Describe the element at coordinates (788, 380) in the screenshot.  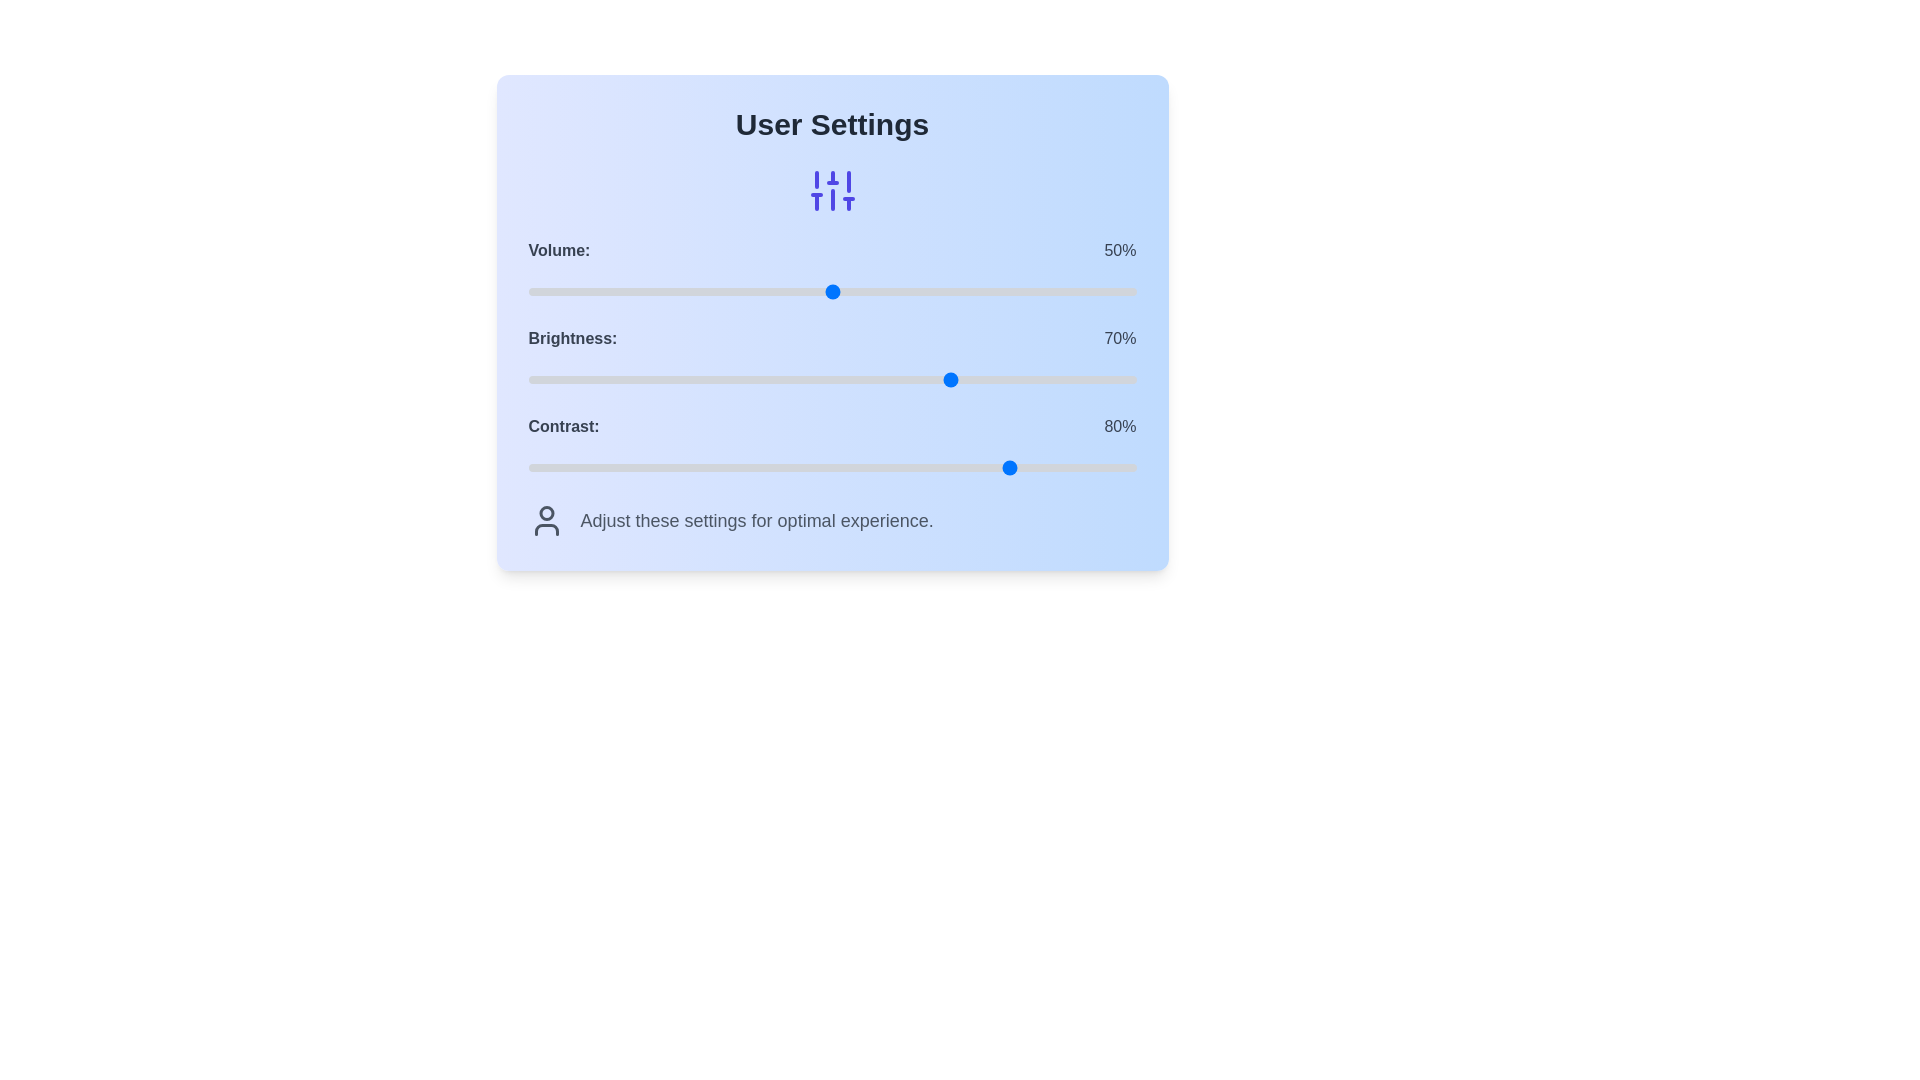
I see `the brightness level` at that location.